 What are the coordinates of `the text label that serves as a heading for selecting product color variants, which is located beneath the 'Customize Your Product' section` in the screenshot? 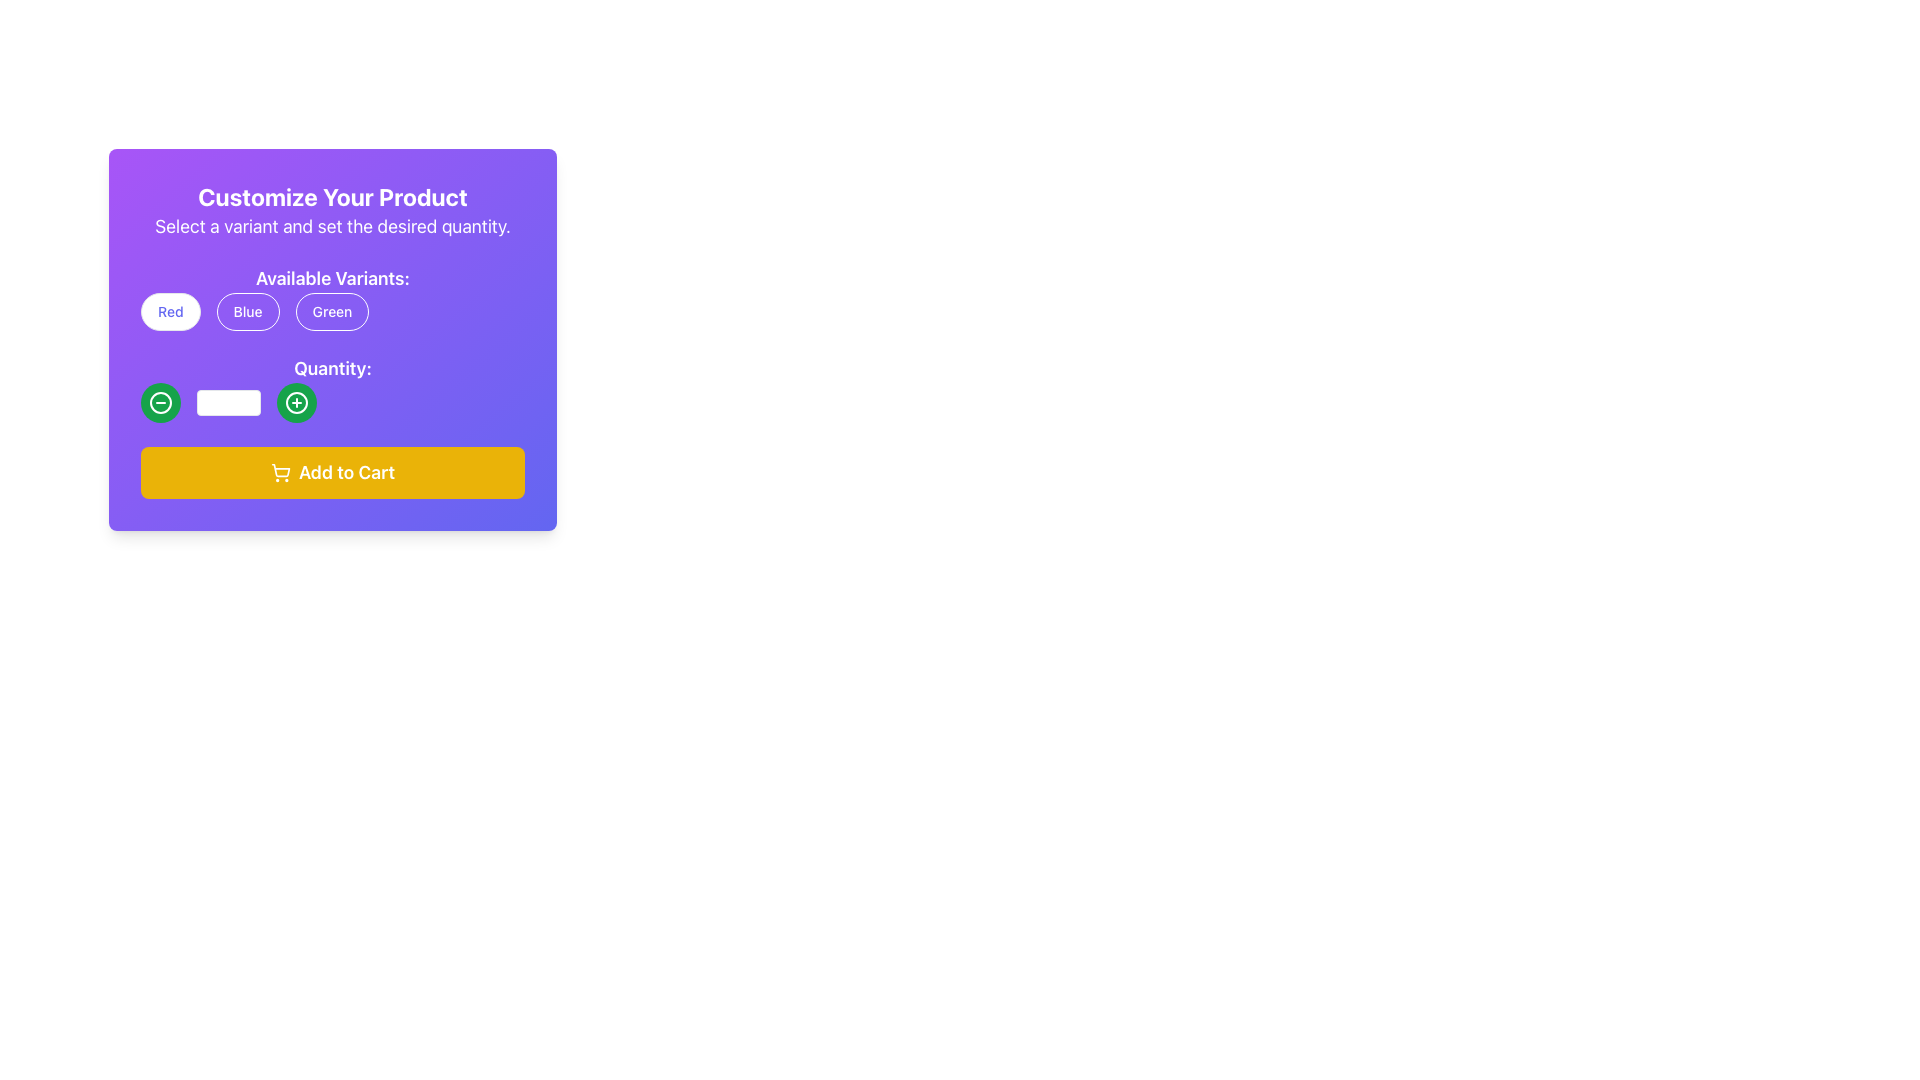 It's located at (332, 278).